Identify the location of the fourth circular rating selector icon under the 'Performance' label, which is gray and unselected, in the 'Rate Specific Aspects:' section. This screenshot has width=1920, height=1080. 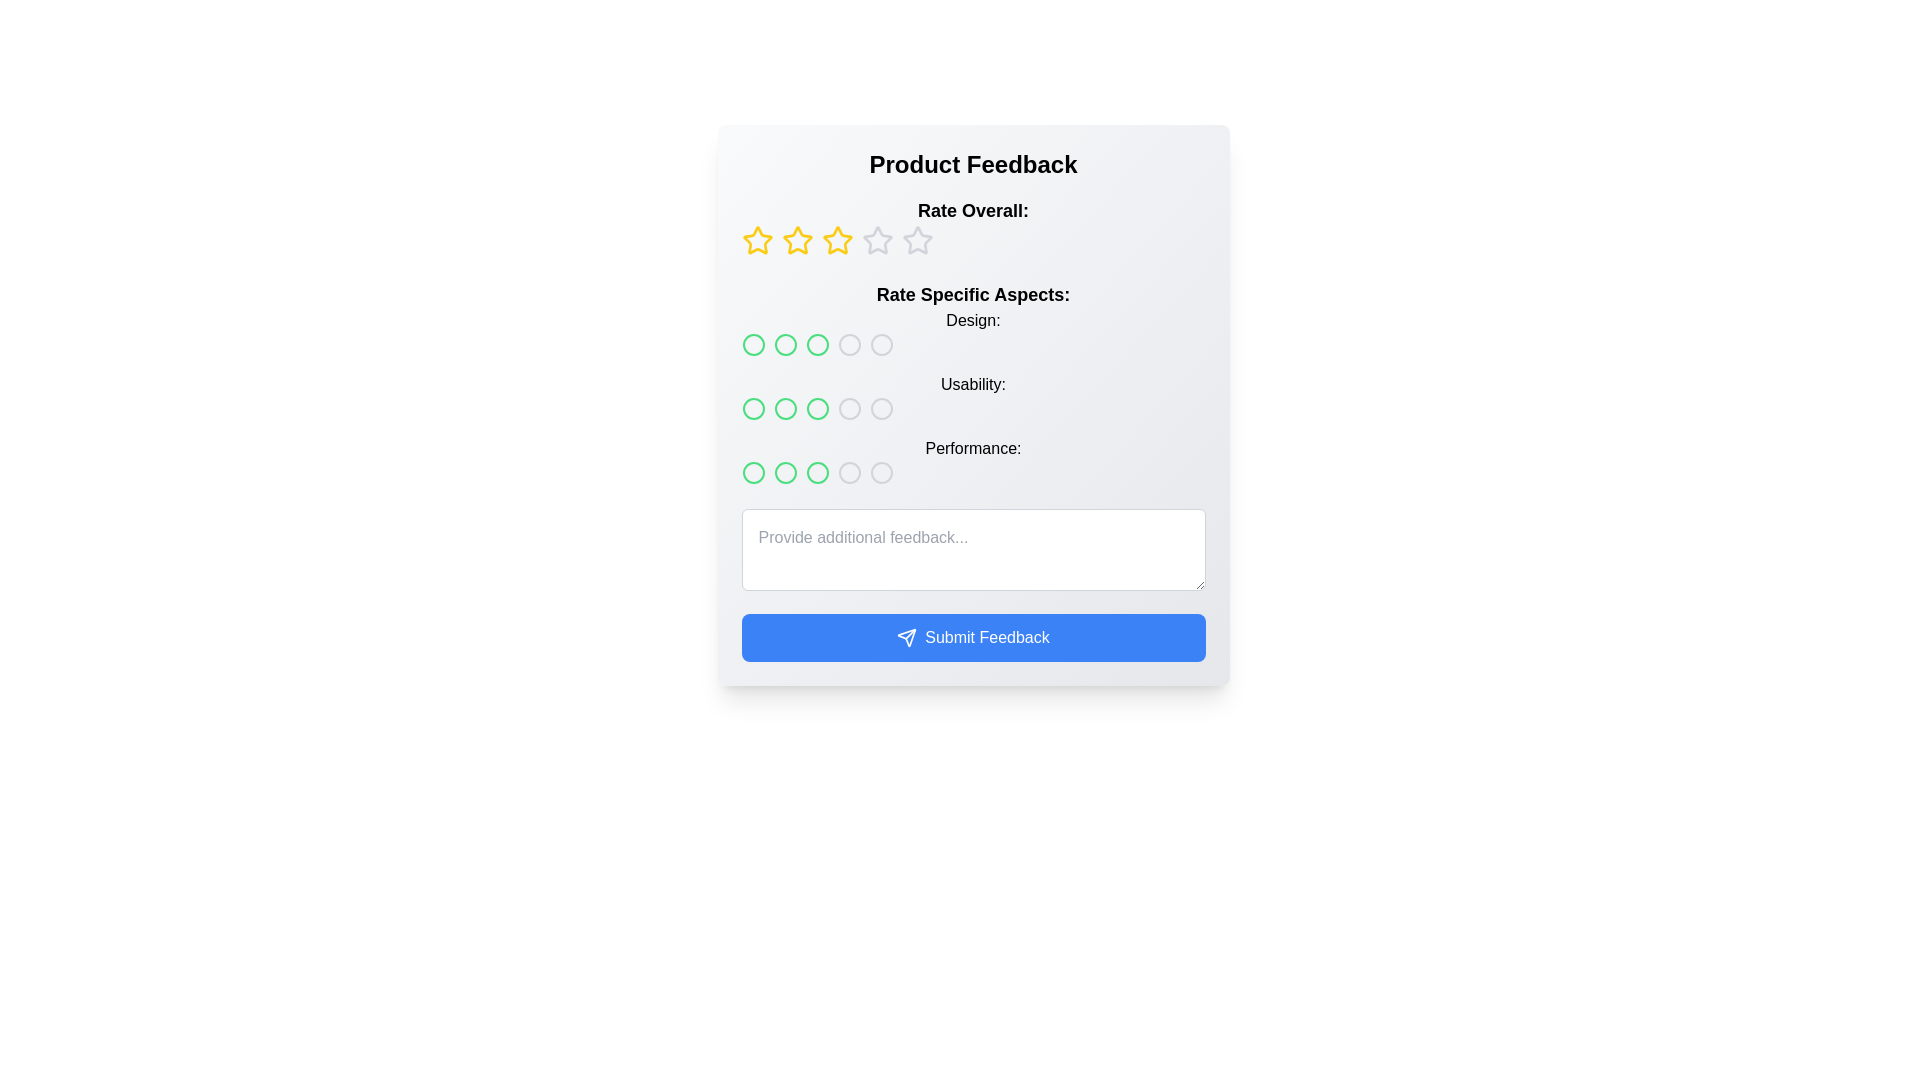
(880, 473).